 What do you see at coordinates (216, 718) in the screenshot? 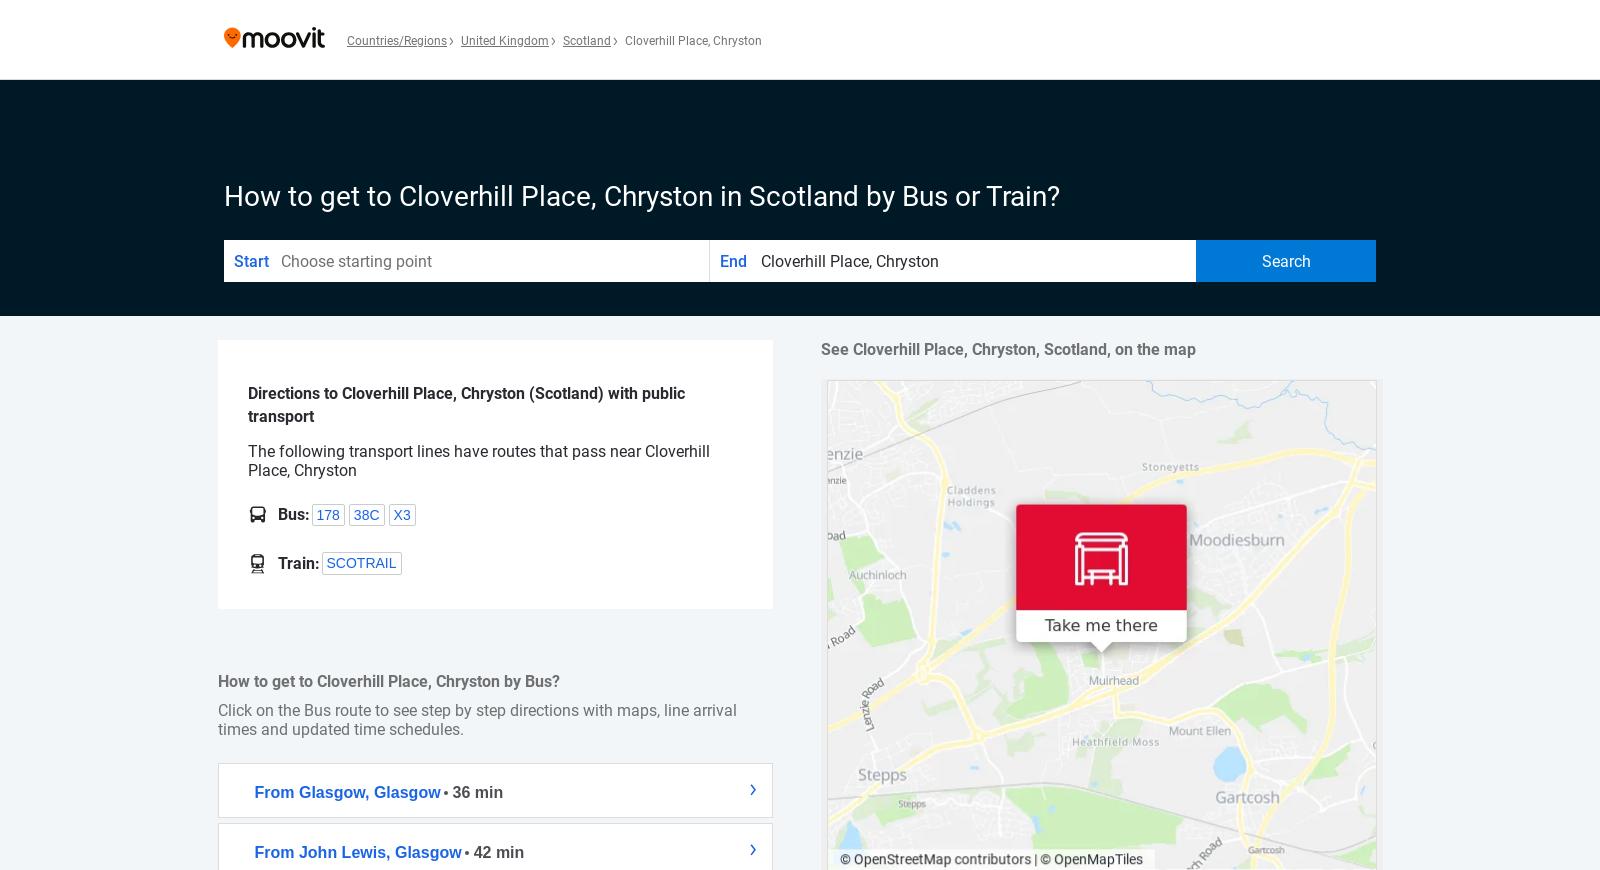
I see `'Click on the Bus route to see step by step directions with maps, line arrival times and updated time schedules.'` at bounding box center [216, 718].